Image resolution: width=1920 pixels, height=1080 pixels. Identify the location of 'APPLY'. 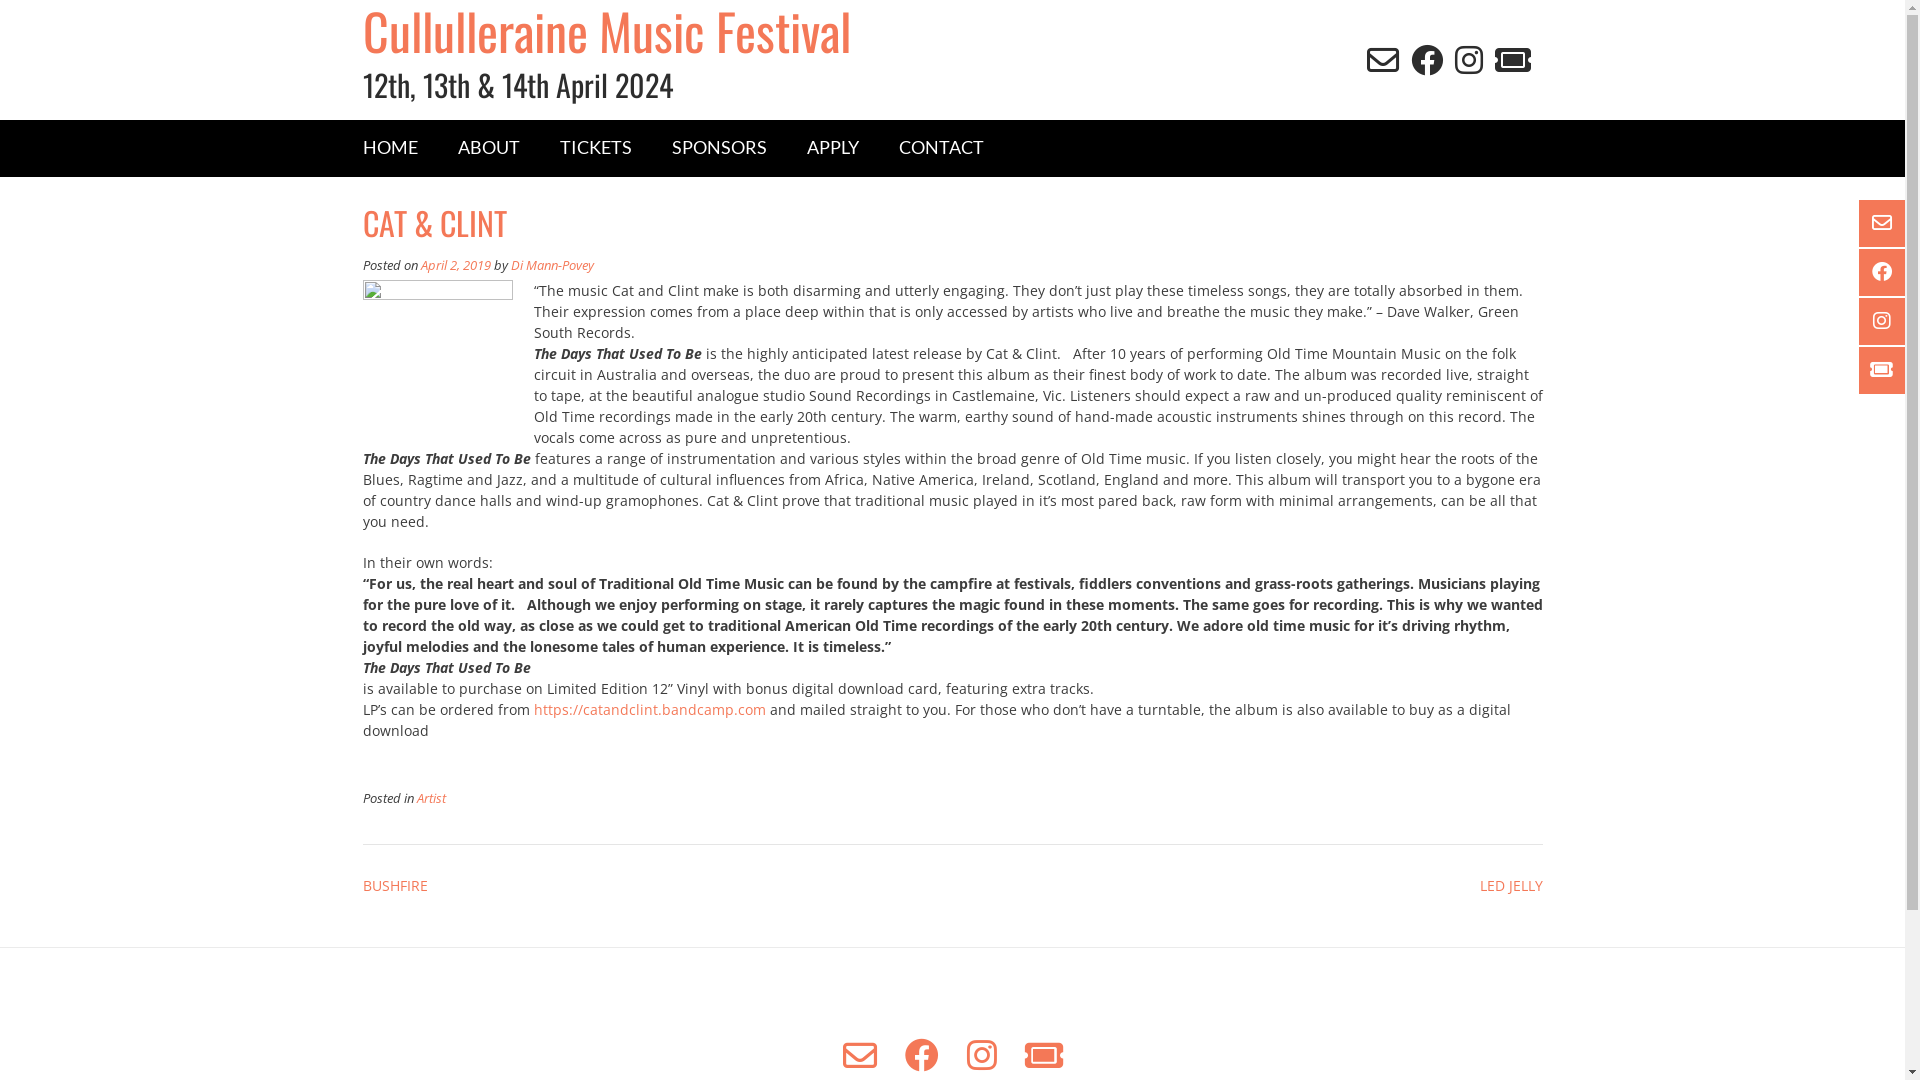
(785, 147).